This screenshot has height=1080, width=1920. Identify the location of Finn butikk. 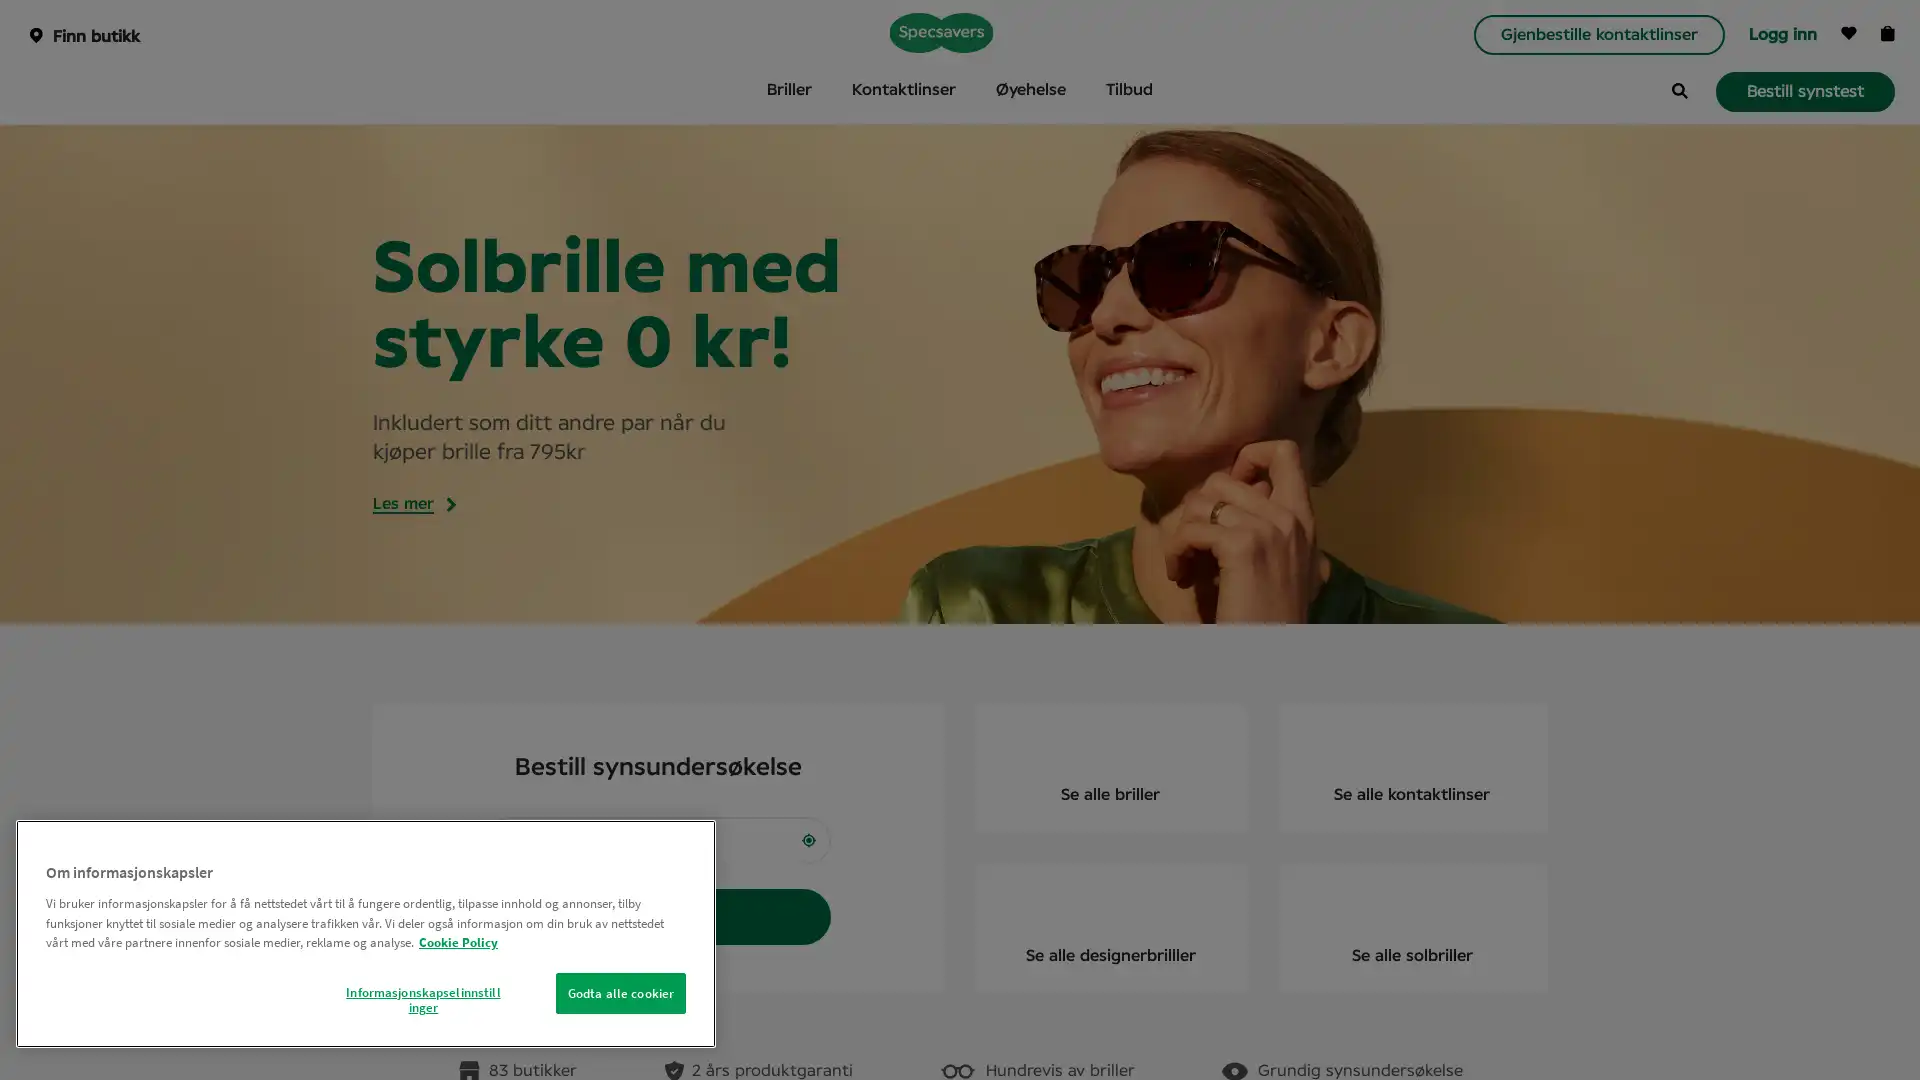
(658, 917).